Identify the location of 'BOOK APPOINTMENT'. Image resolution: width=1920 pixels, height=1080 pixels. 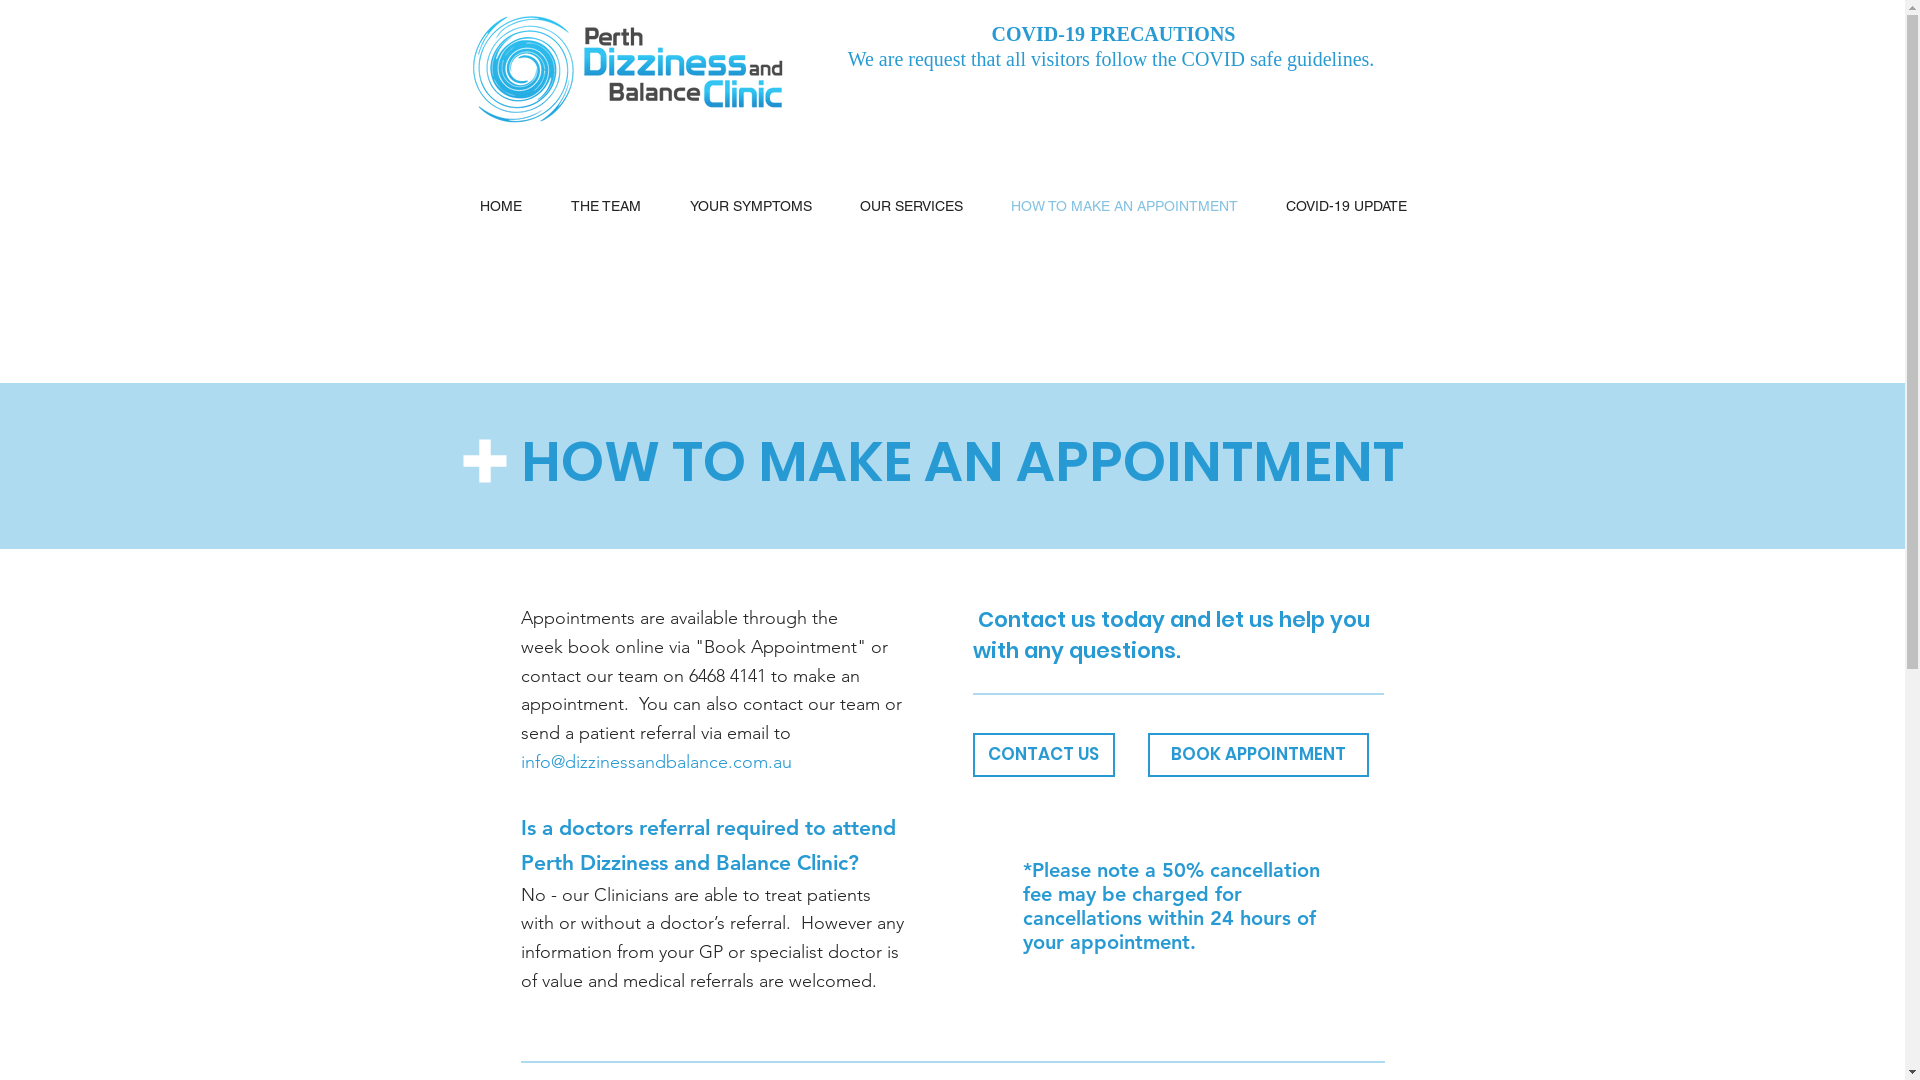
(1147, 755).